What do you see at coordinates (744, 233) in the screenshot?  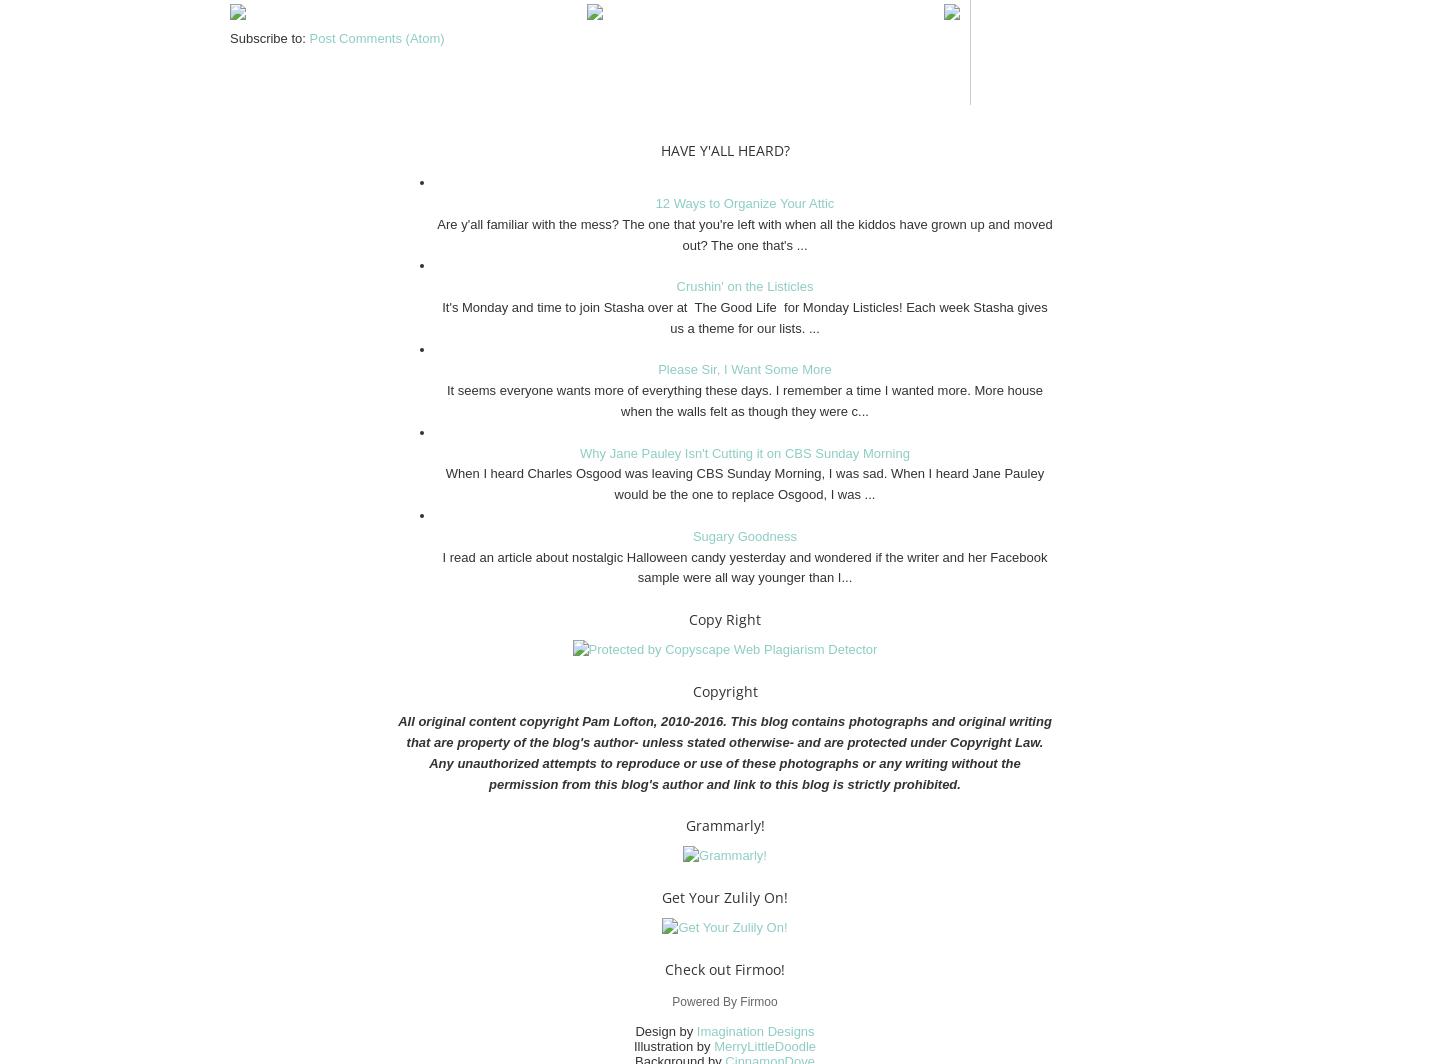 I see `'Are y'all familiar with the mess? The one that you're left with when all the kiddos have grown up and moved out? The one that's ...'` at bounding box center [744, 233].